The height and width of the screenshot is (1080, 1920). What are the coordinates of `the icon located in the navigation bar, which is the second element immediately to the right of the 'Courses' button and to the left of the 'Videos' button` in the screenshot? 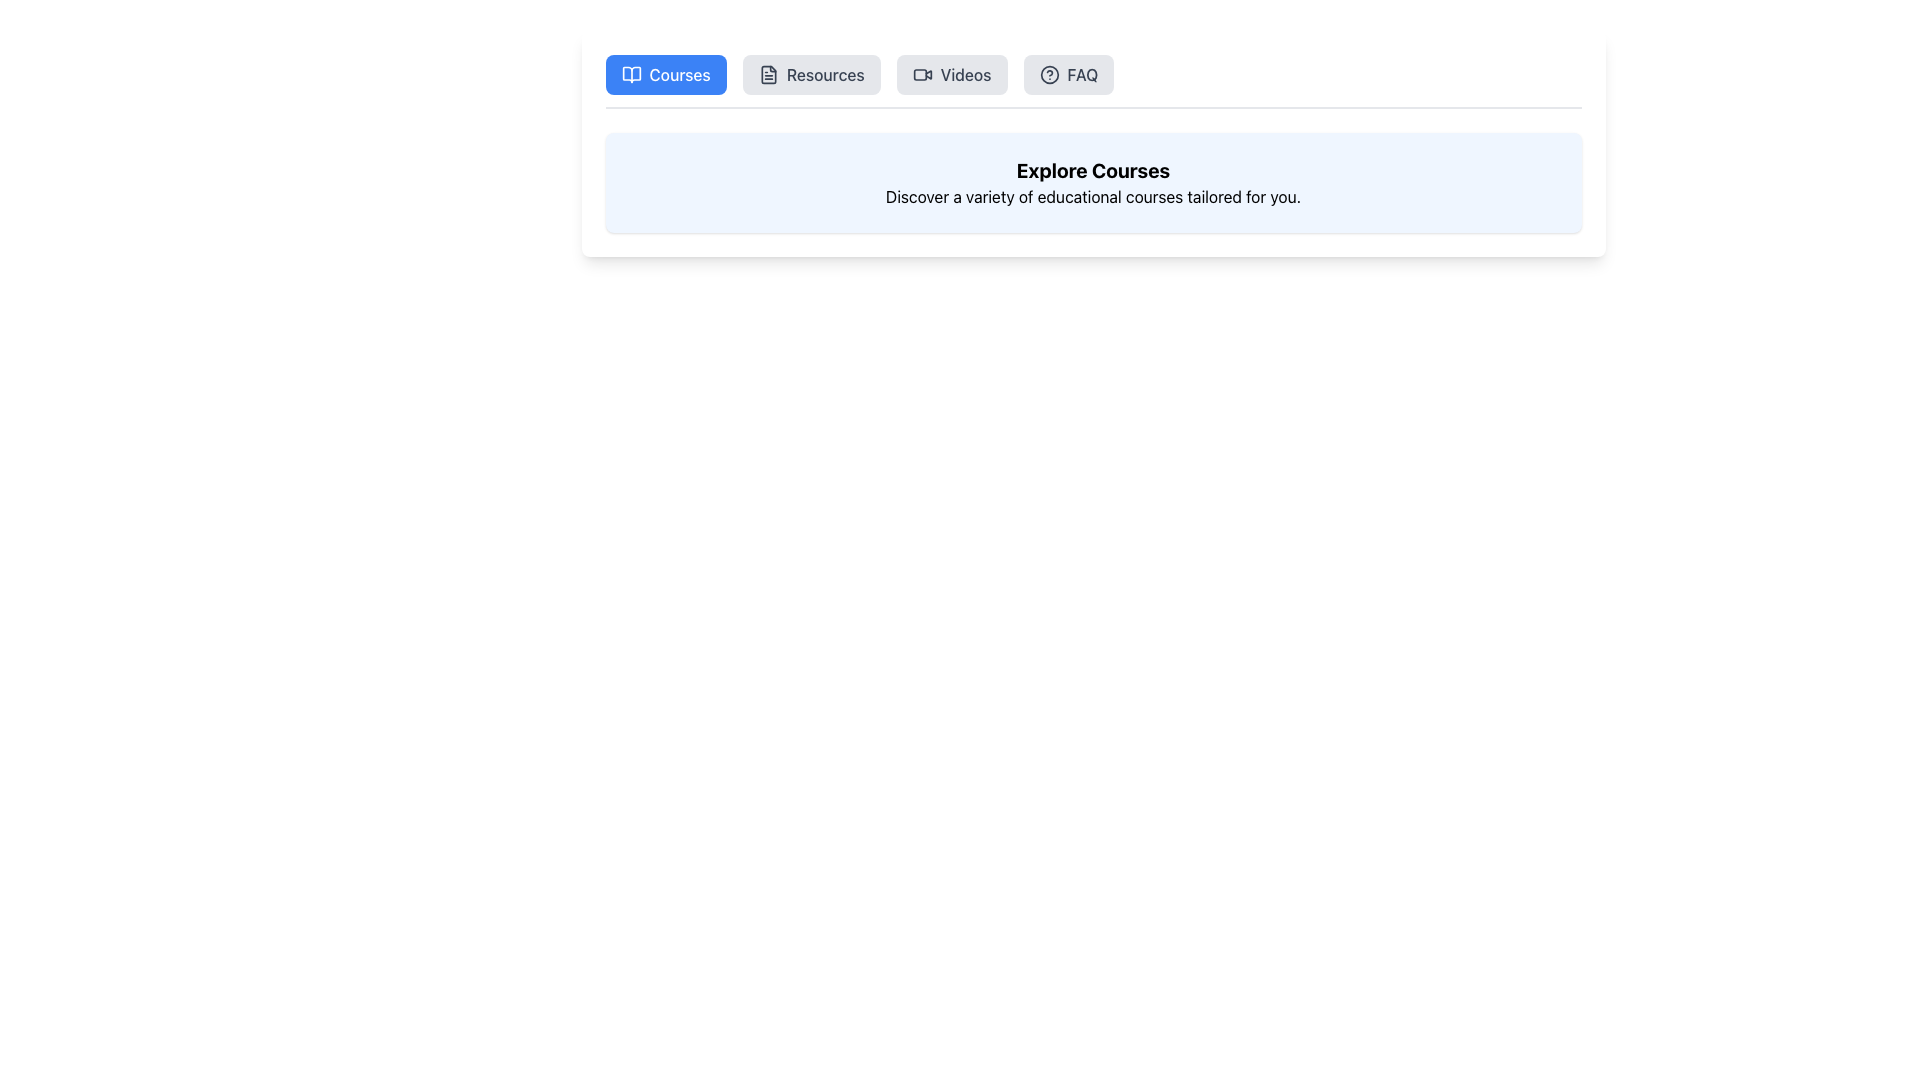 It's located at (767, 73).